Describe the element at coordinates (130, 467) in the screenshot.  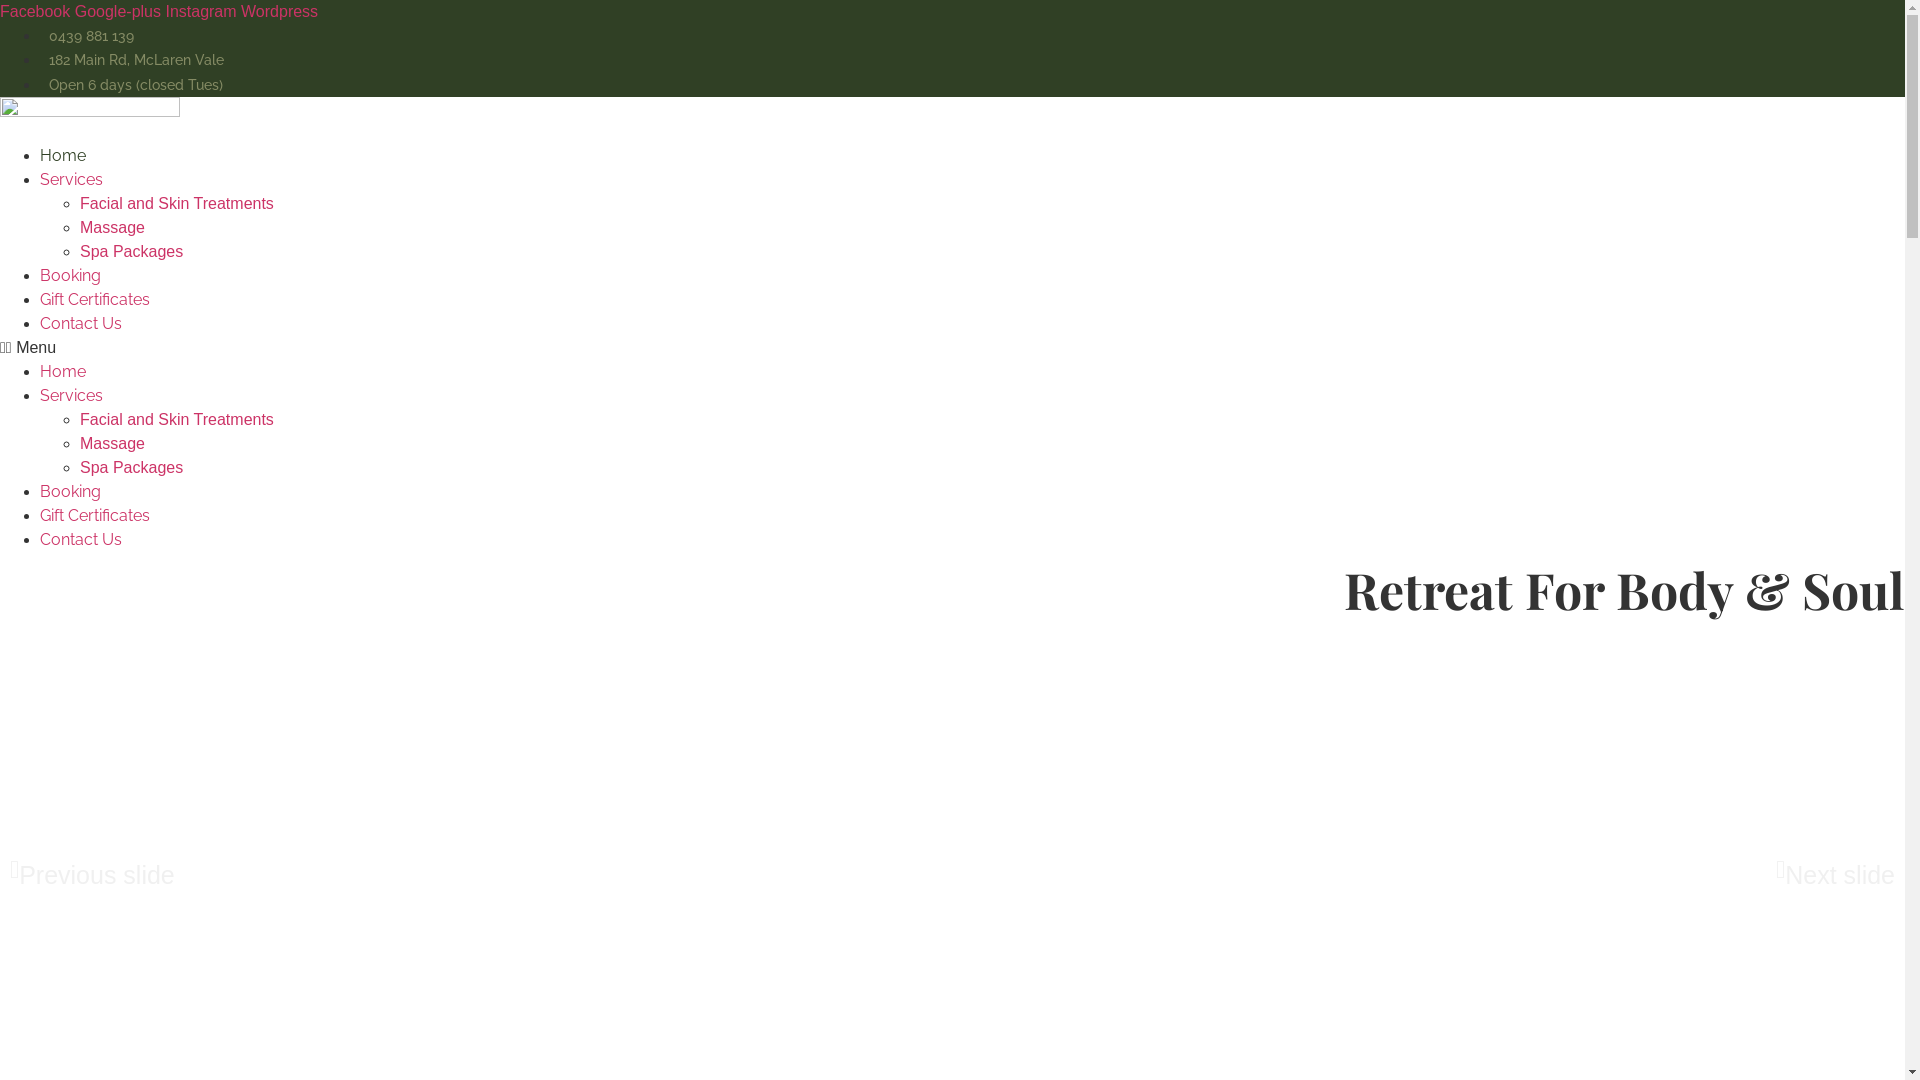
I see `'Spa Packages'` at that location.